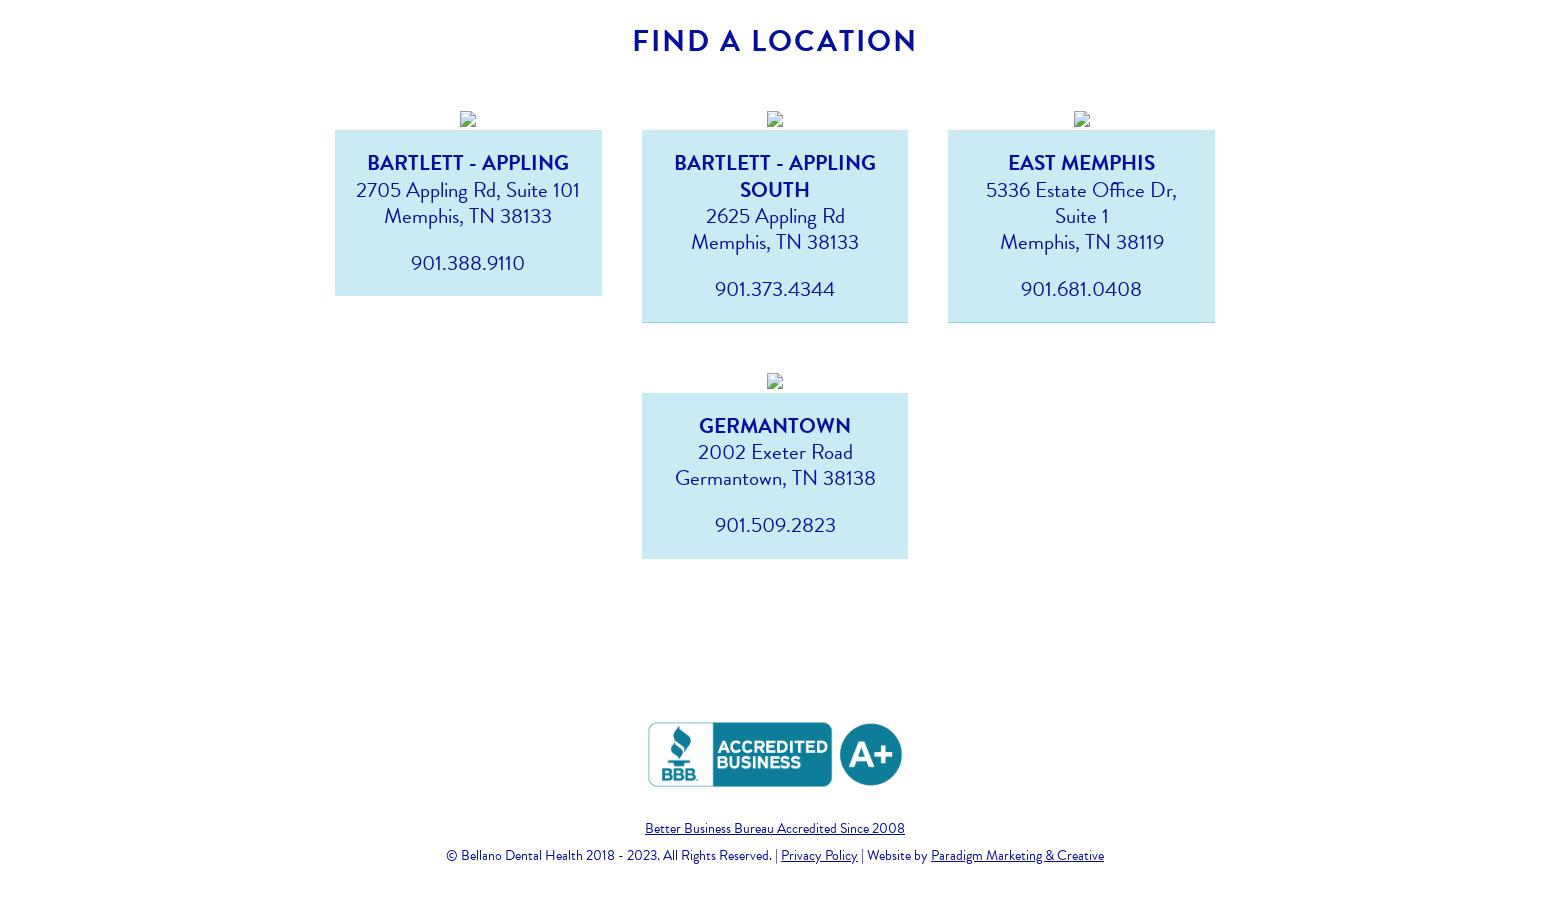 The height and width of the screenshot is (905, 1550). What do you see at coordinates (466, 262) in the screenshot?
I see `'901.388.9110'` at bounding box center [466, 262].